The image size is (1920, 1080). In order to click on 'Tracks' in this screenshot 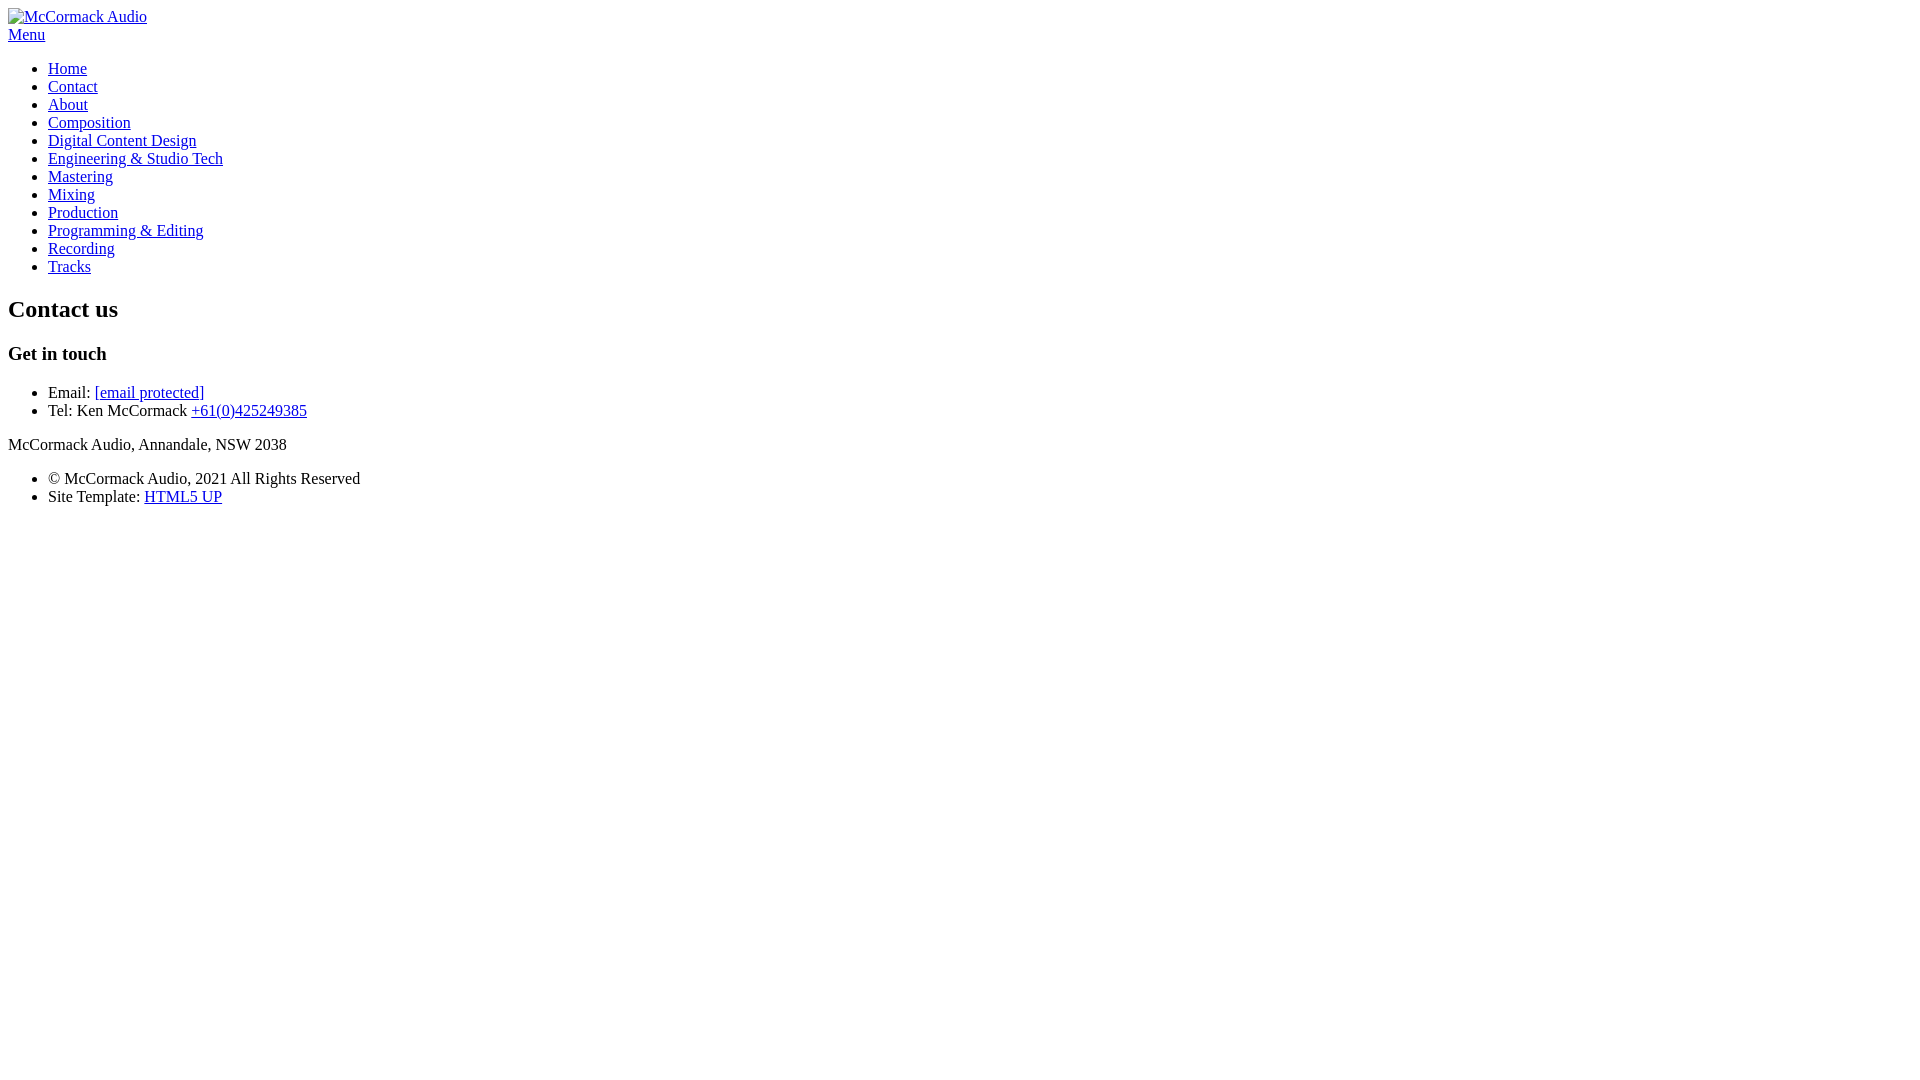, I will do `click(69, 265)`.